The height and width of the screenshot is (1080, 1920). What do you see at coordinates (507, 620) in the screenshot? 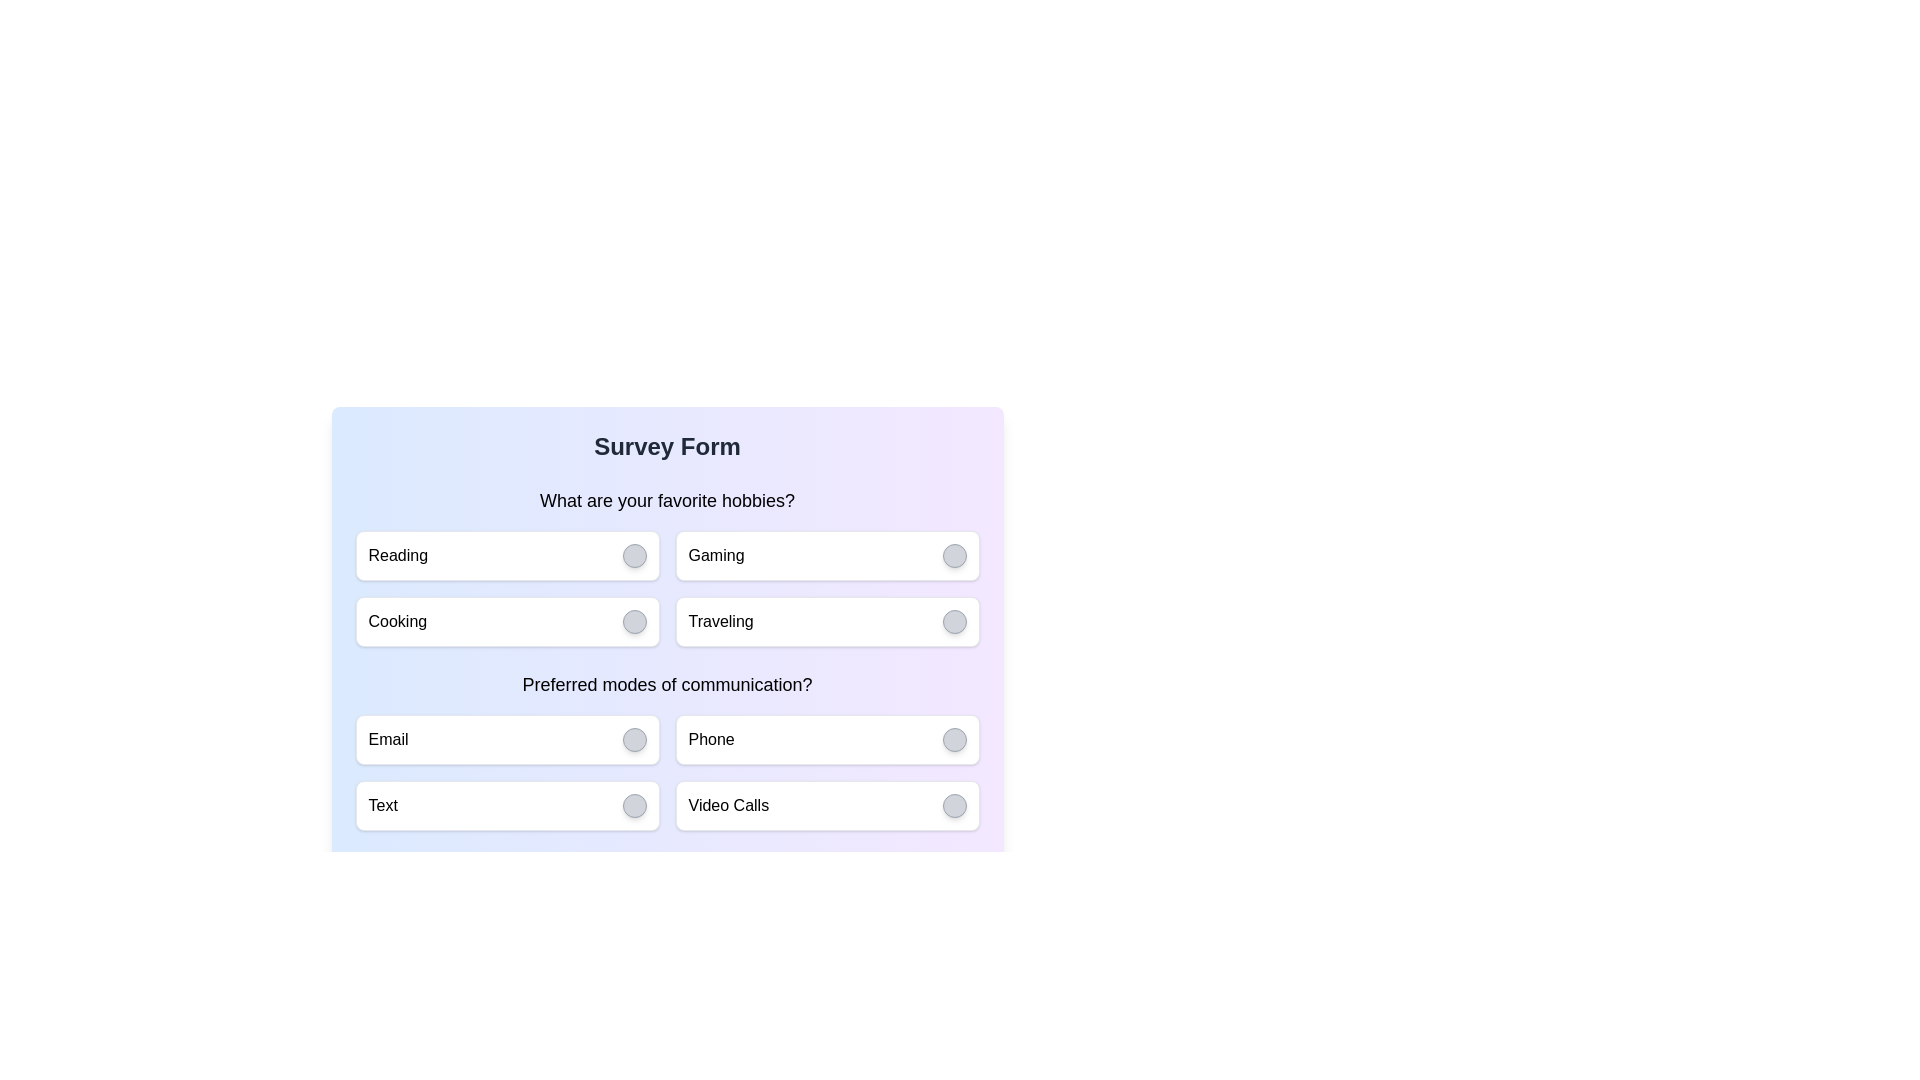
I see `the 'Cooking' option selector checkbox in the survey form, which is the third item in a two-row grid under 'What are your favorite hobbies?'` at bounding box center [507, 620].